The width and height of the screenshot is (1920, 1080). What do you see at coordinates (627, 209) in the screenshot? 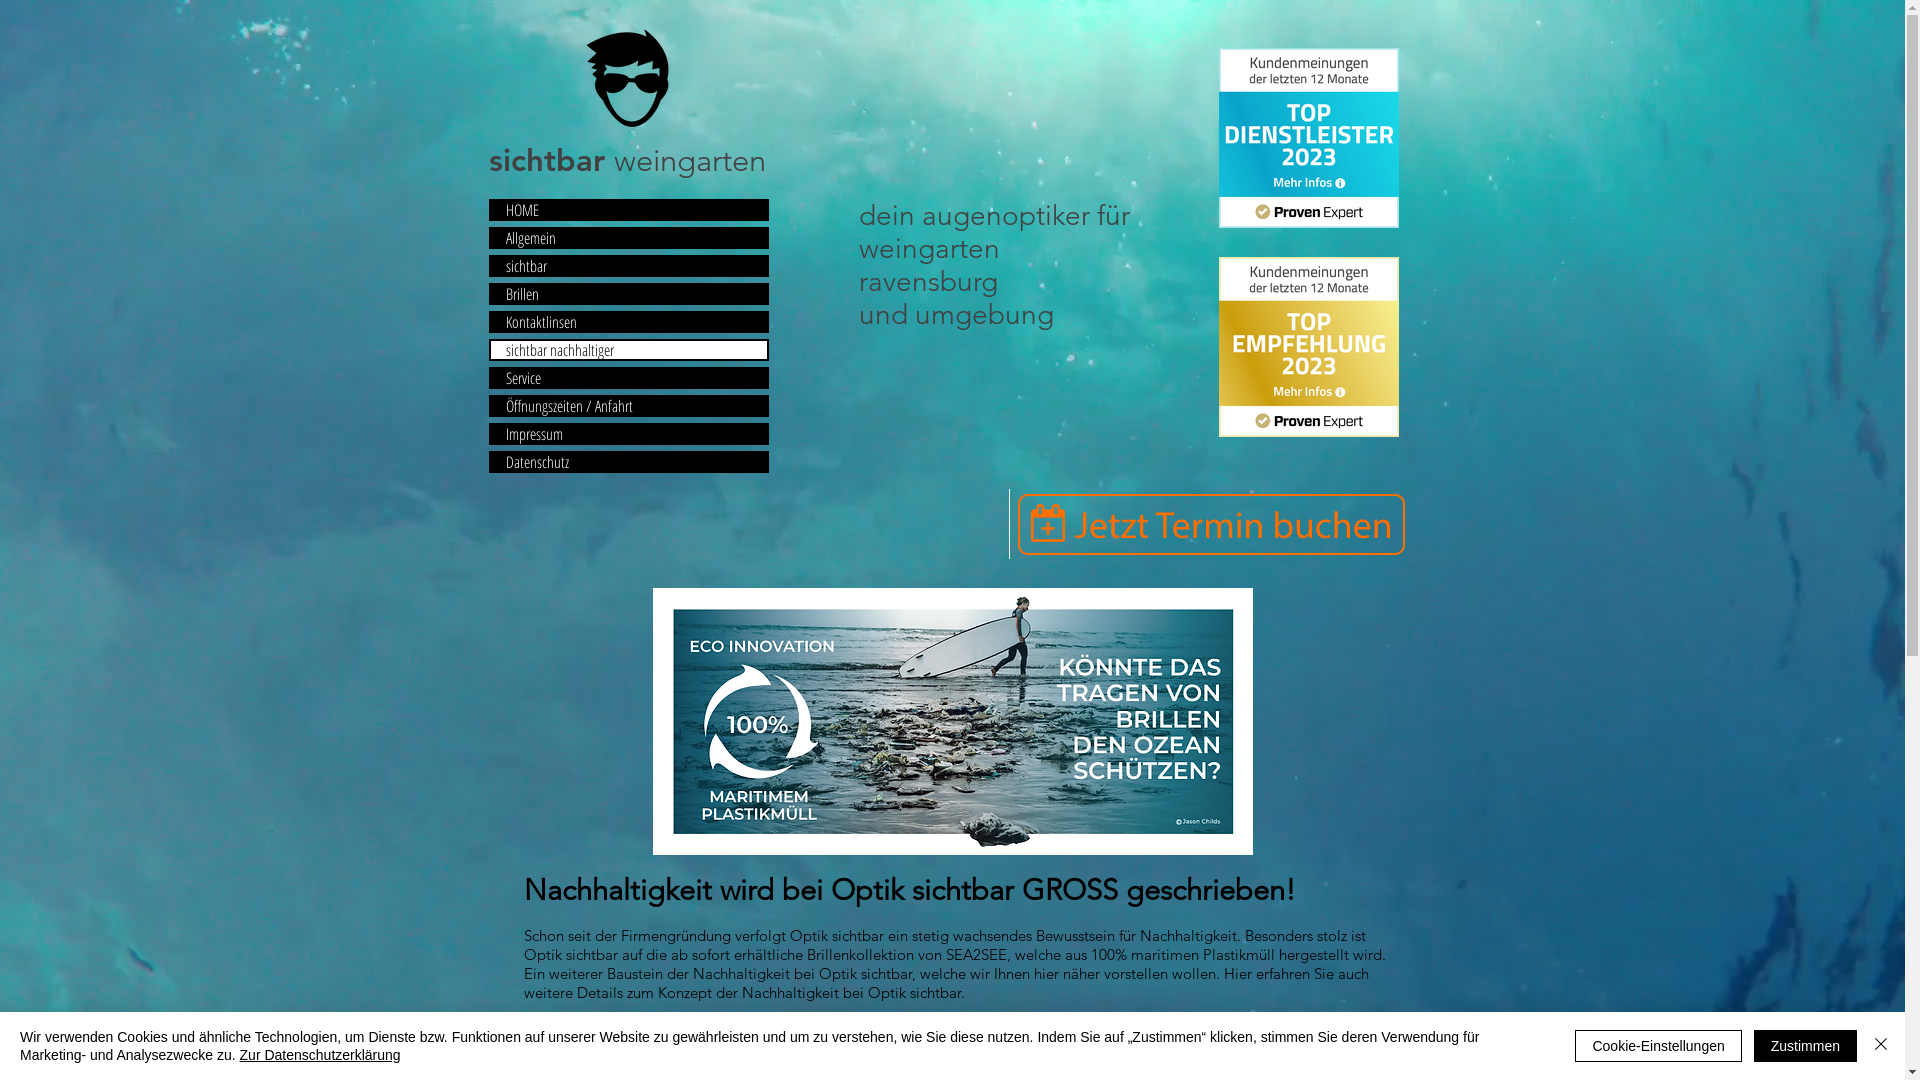
I see `'HOME'` at bounding box center [627, 209].